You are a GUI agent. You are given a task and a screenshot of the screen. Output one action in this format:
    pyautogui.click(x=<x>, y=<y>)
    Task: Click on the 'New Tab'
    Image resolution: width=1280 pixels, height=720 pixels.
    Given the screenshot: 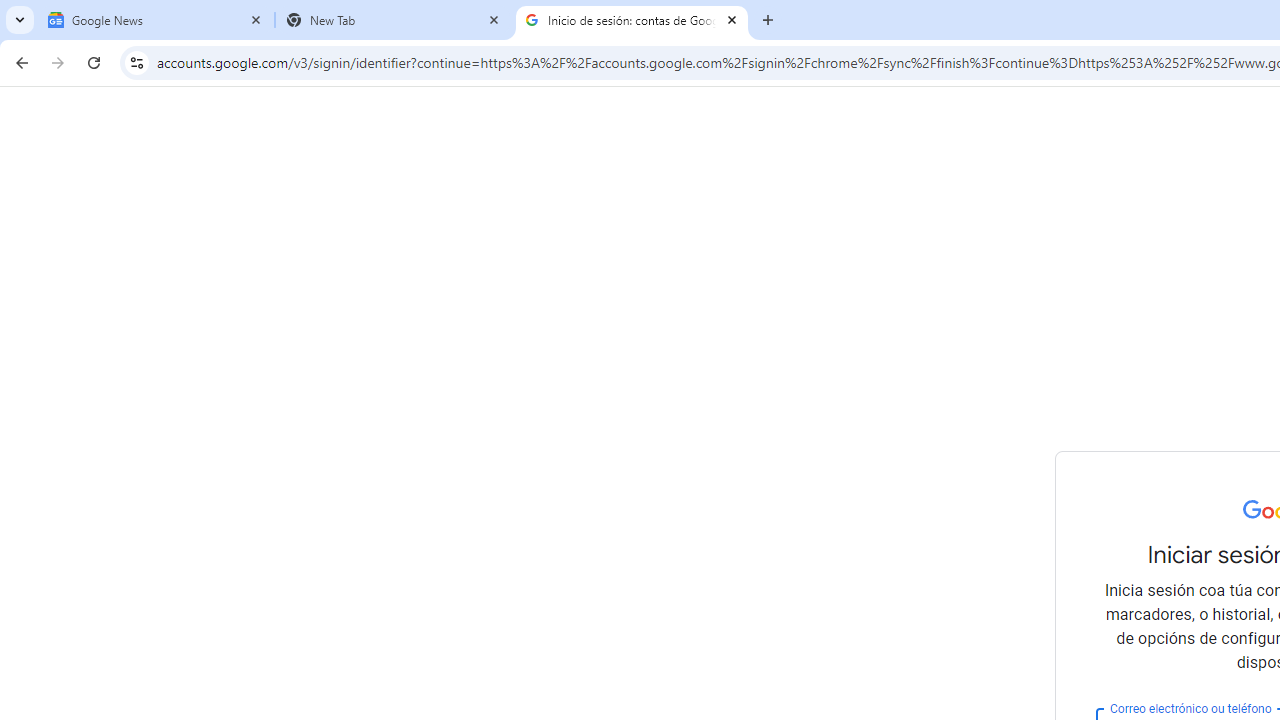 What is the action you would take?
    pyautogui.click(x=394, y=20)
    